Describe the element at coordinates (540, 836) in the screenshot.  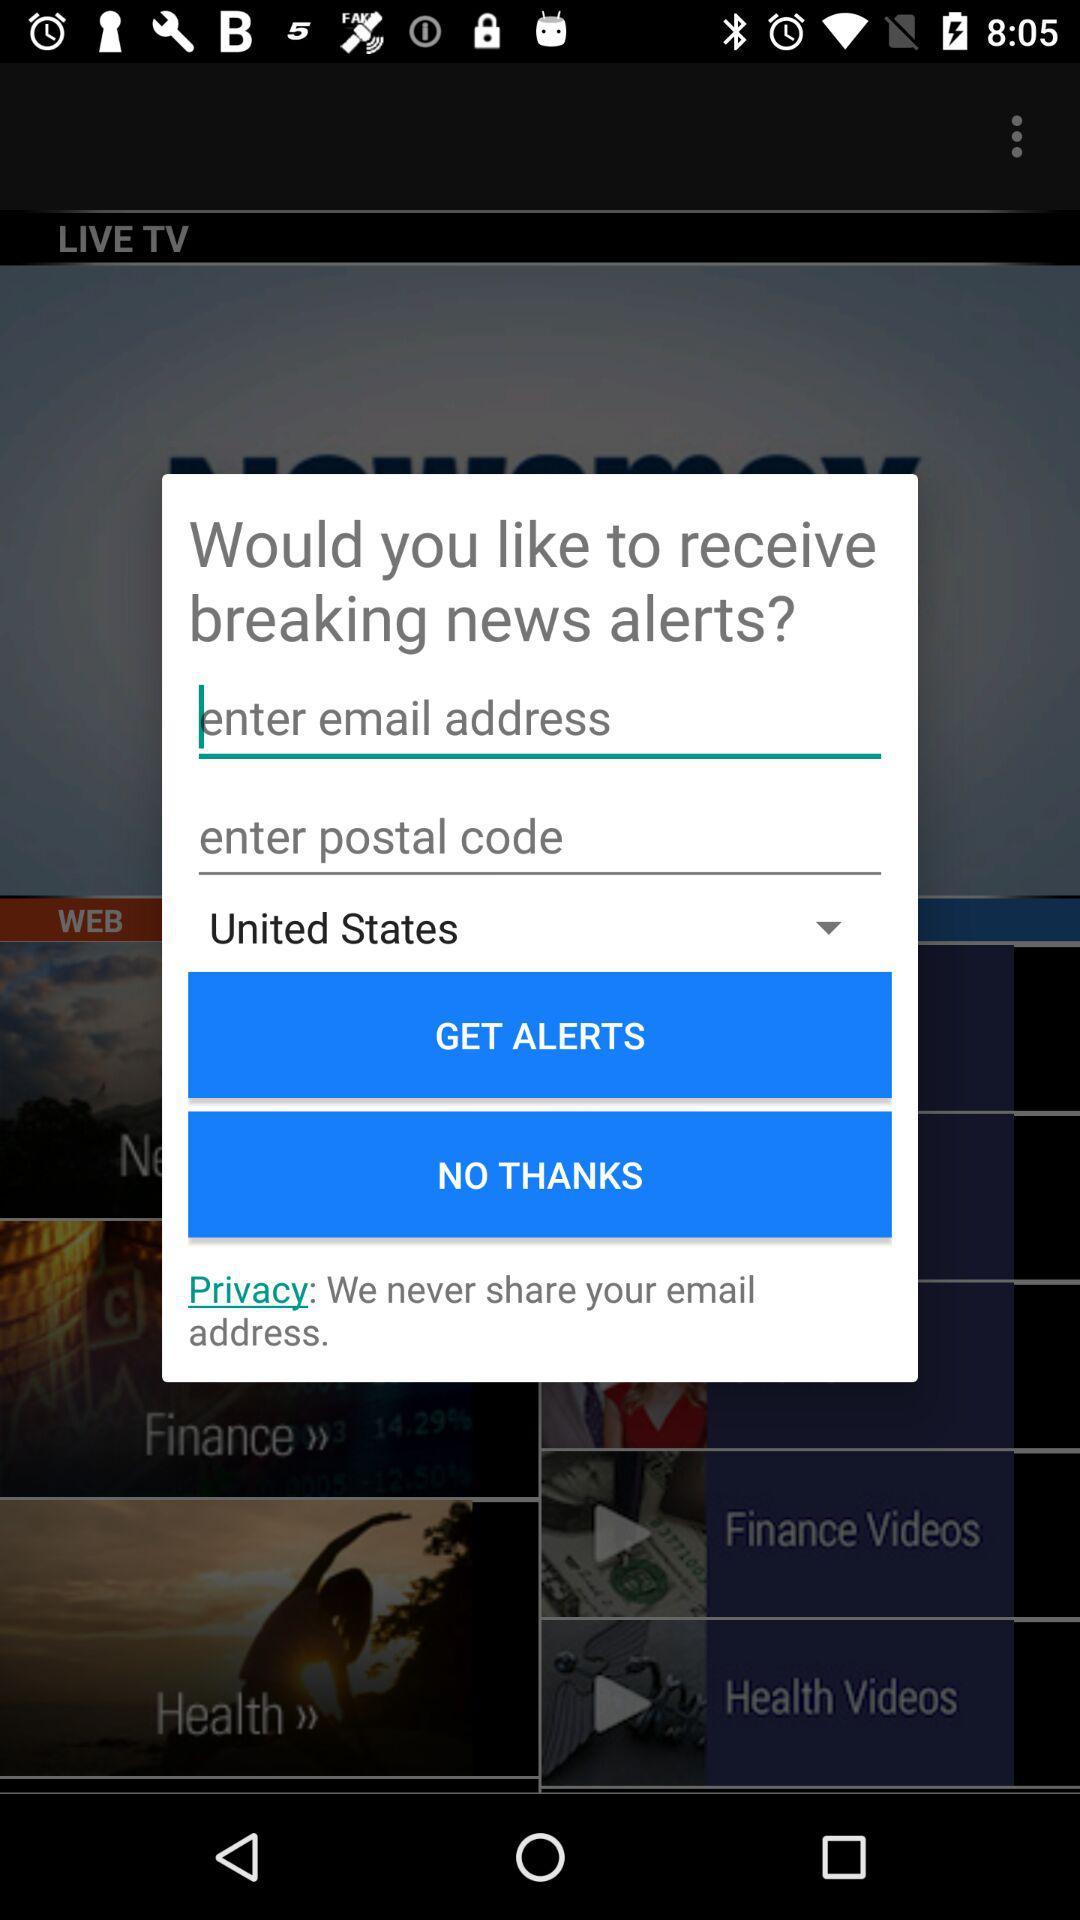
I see `change in mobile no to using mnp` at that location.